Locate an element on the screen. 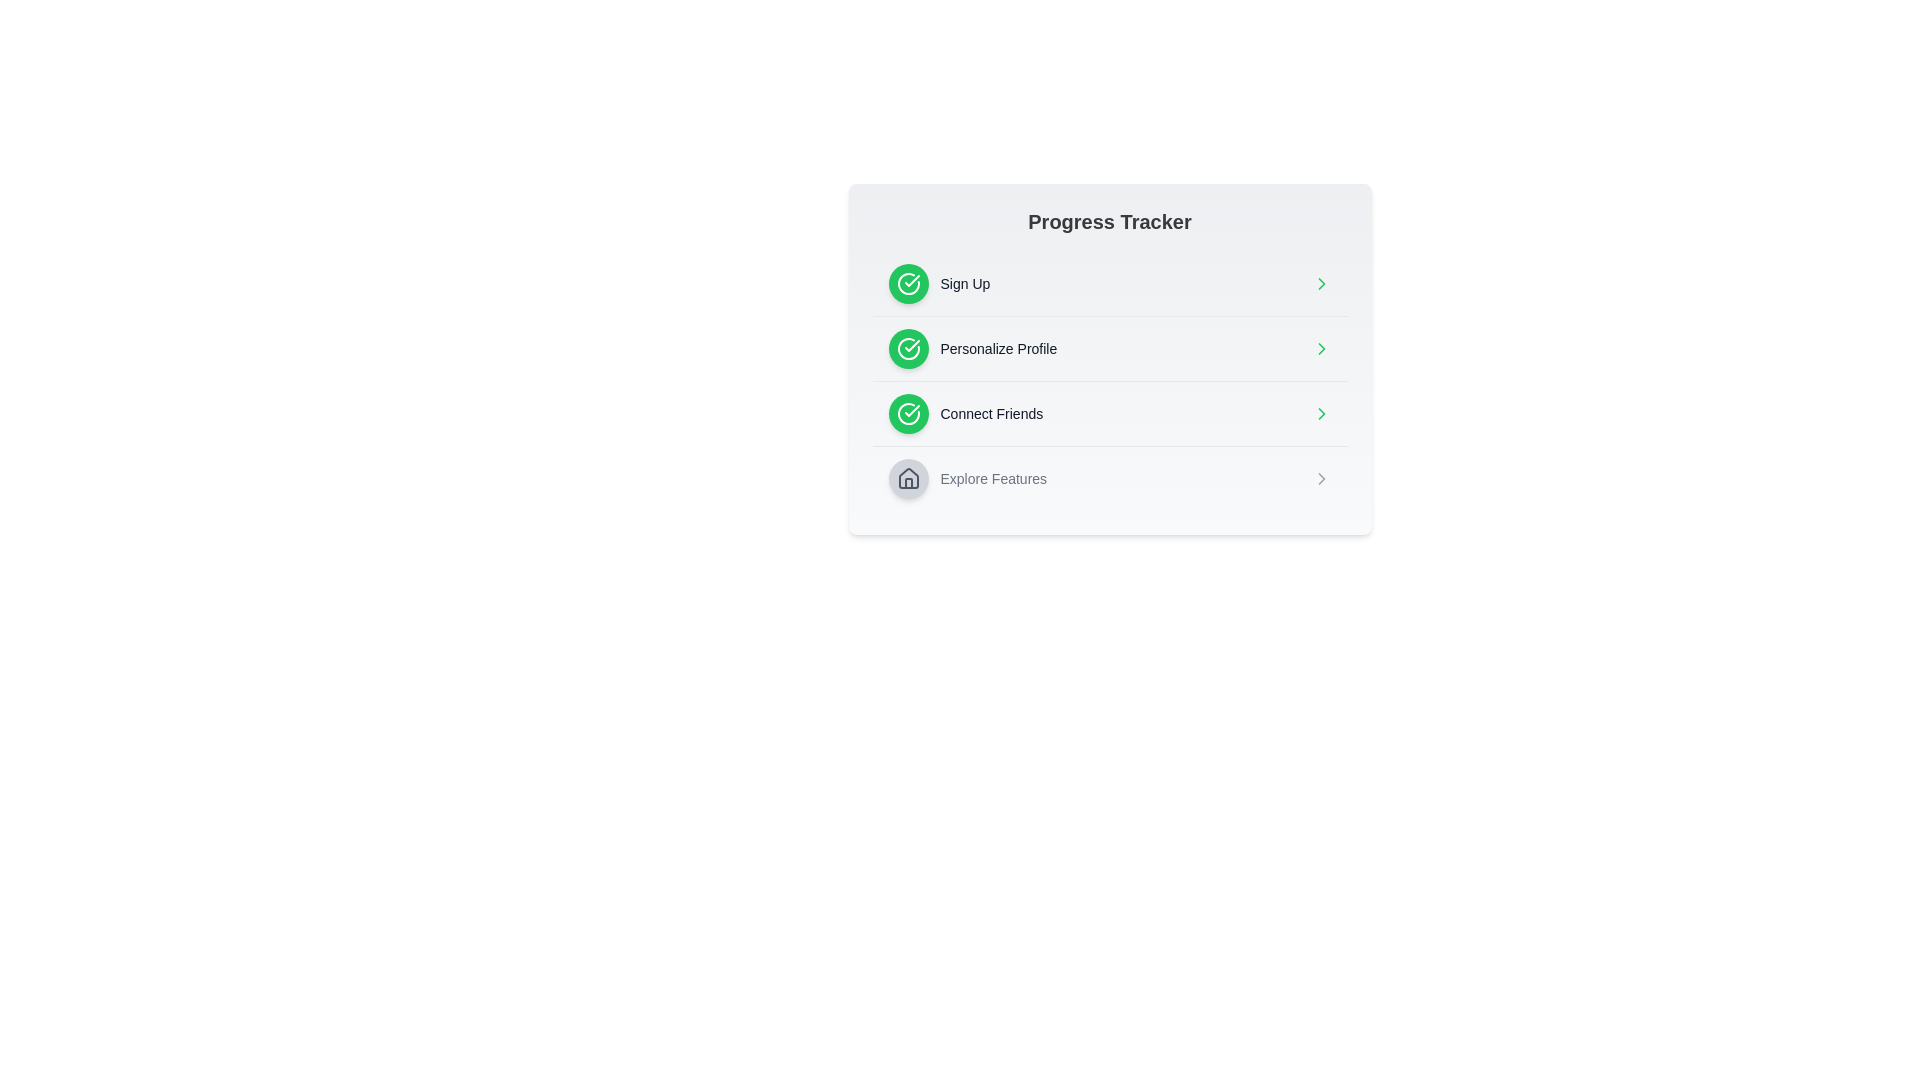 The height and width of the screenshot is (1080, 1920). the second checkmark icon indicating the completion status of the 'Personalize Profile' task, located to the left of the 'Personalize Profile' label is located at coordinates (907, 347).